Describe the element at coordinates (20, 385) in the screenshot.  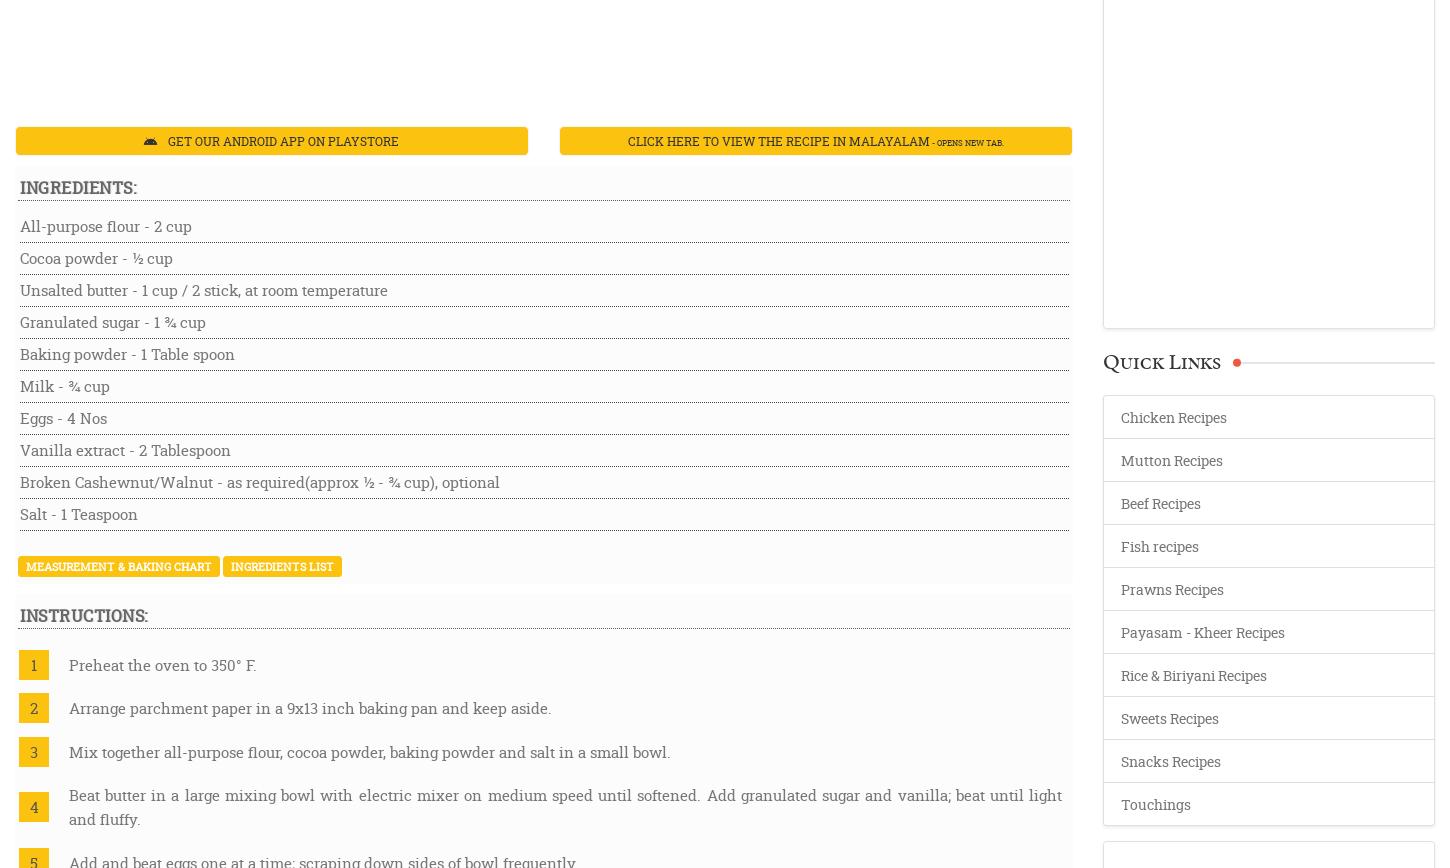
I see `'Milk - ¾ cup'` at that location.